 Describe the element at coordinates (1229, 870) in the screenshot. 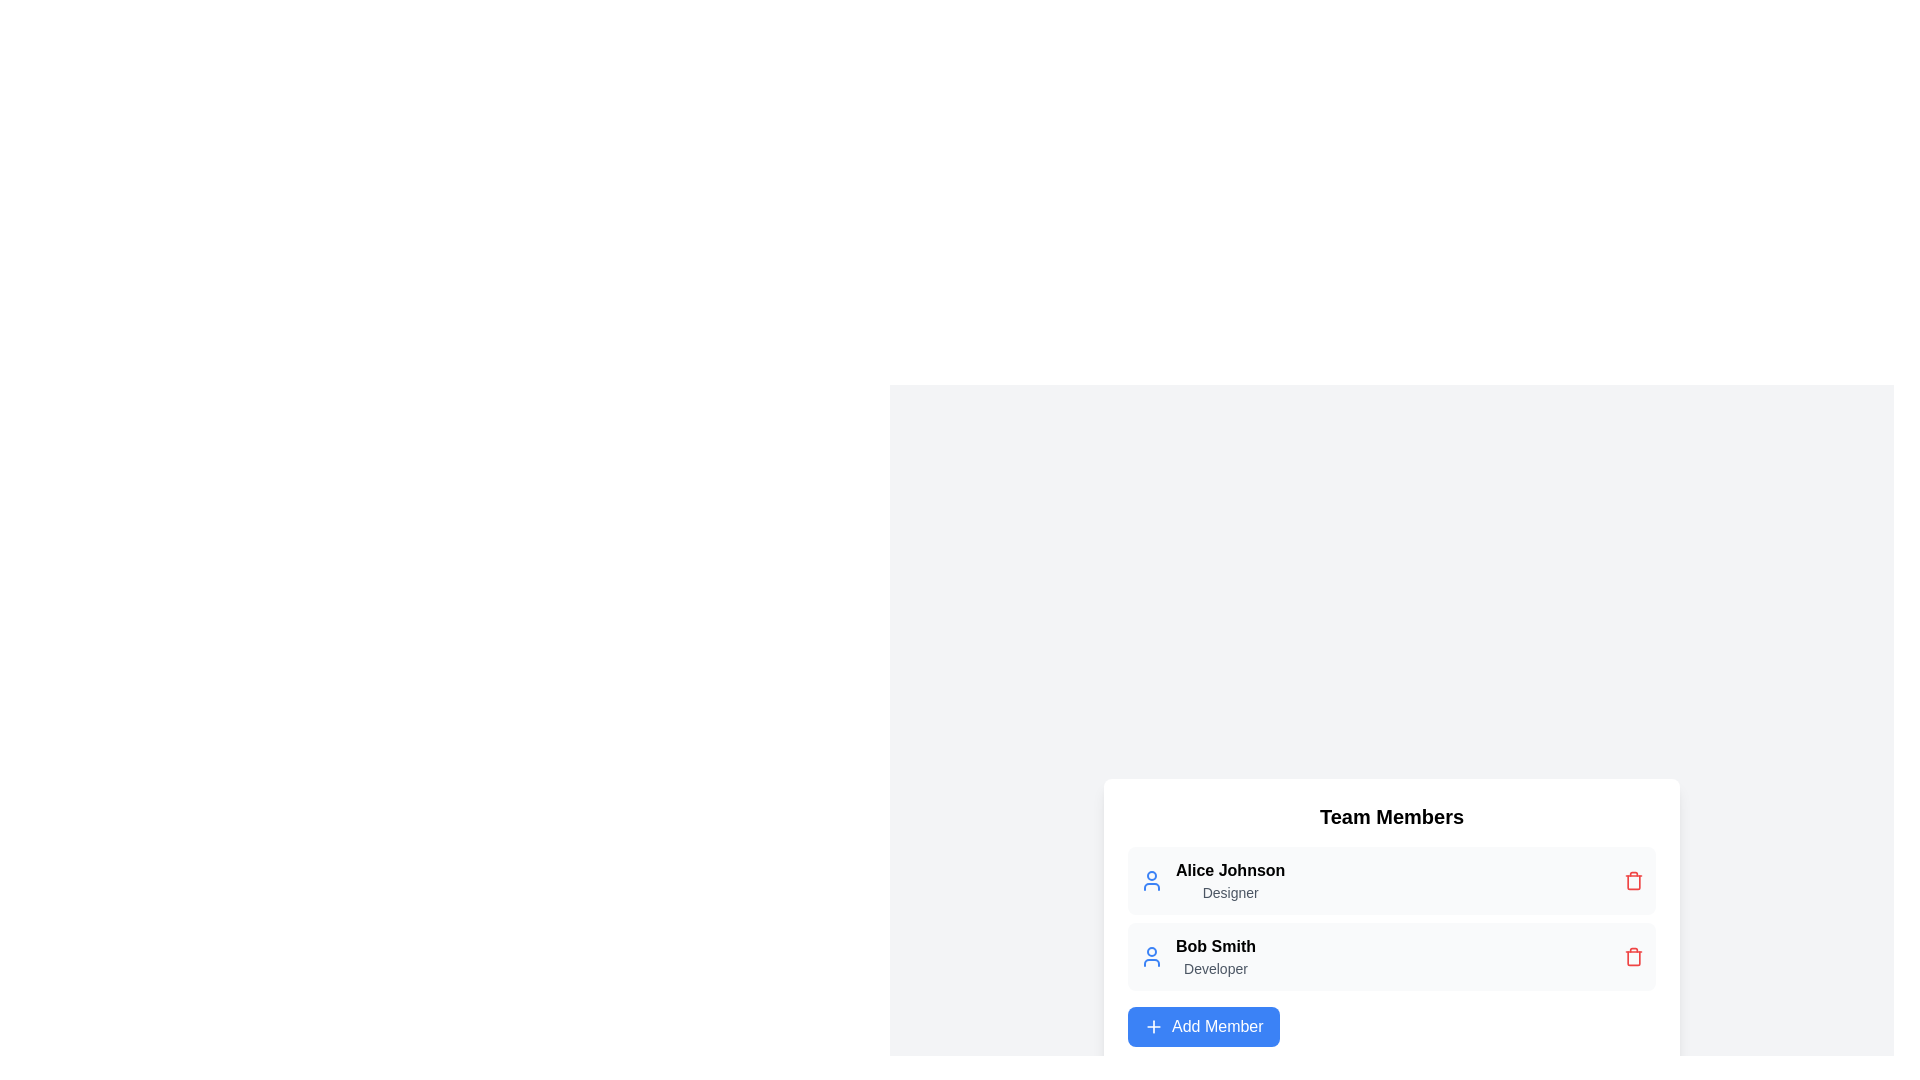

I see `the text label displaying the name 'Alice Johnson' located under the 'Team Members' section` at that location.